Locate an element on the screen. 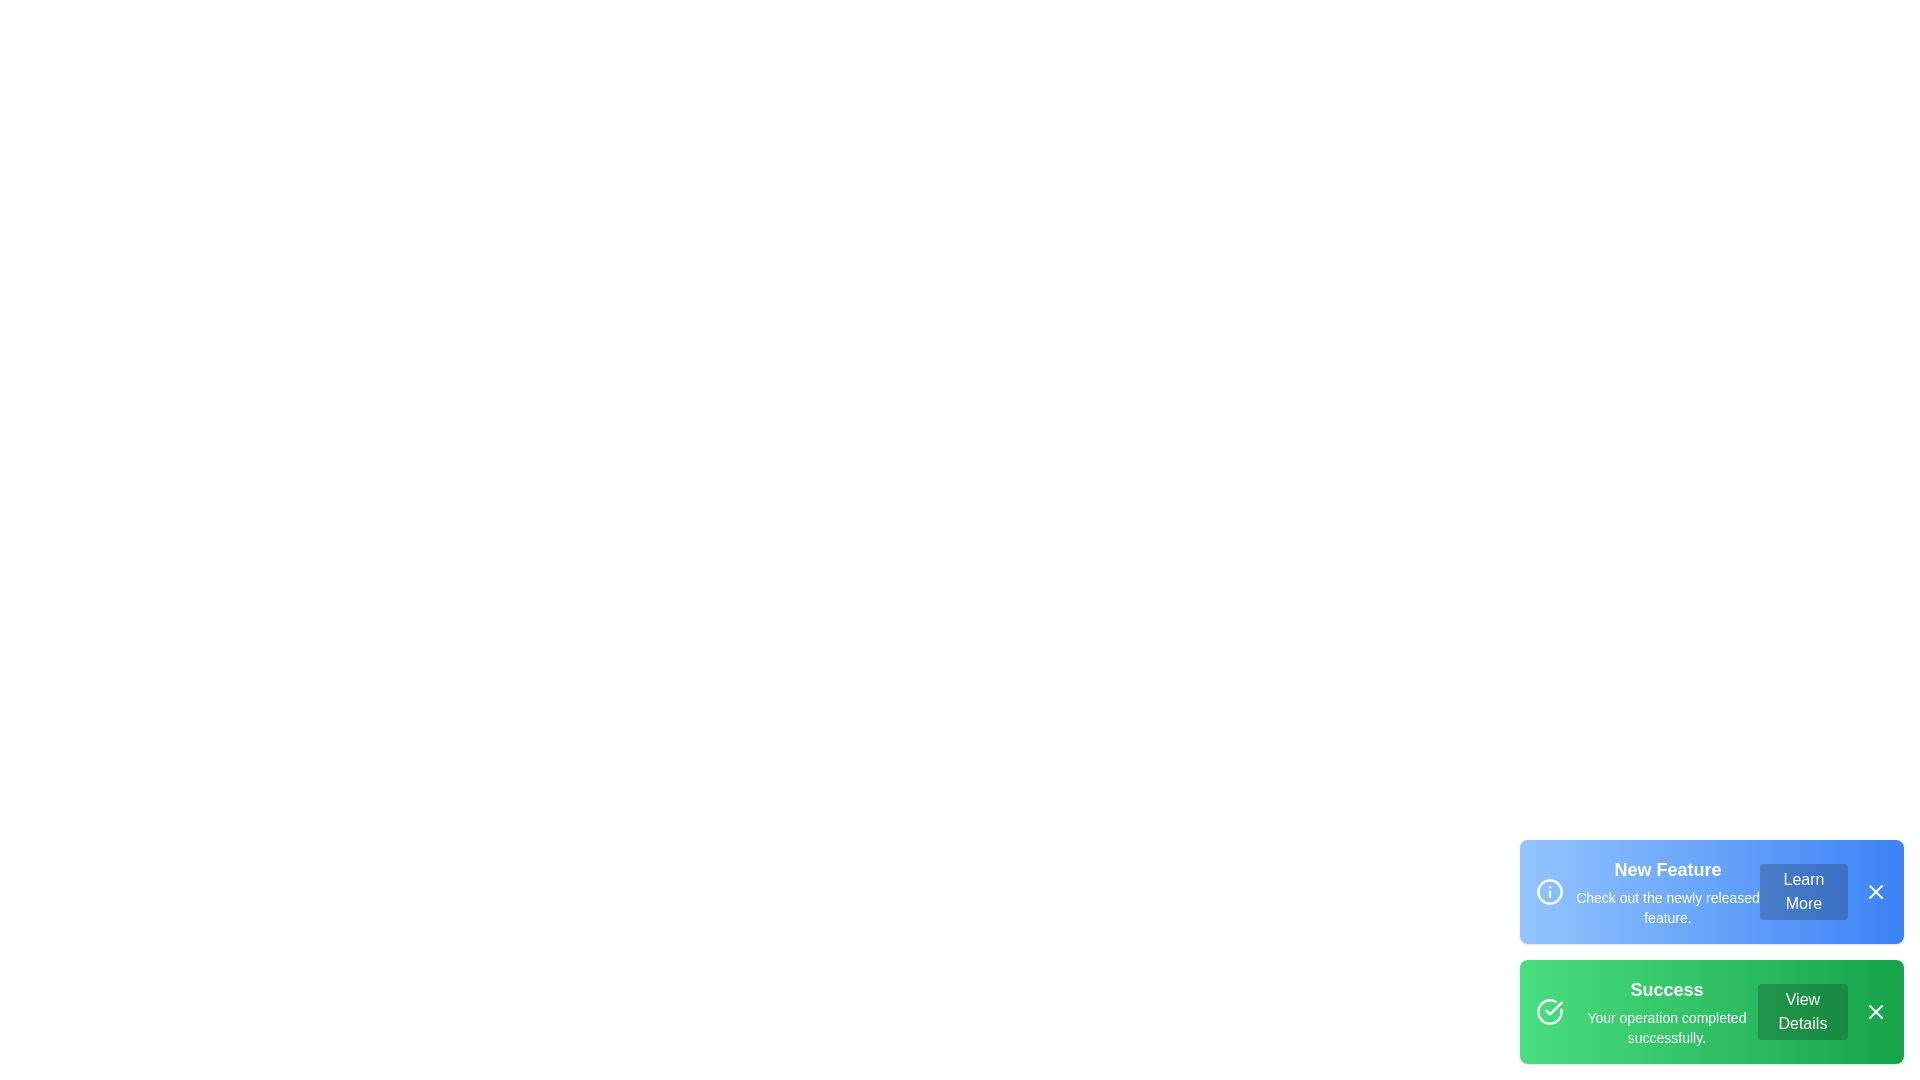 This screenshot has width=1920, height=1080. the close button ('X') of the notification to remove it is located at coordinates (1875, 890).